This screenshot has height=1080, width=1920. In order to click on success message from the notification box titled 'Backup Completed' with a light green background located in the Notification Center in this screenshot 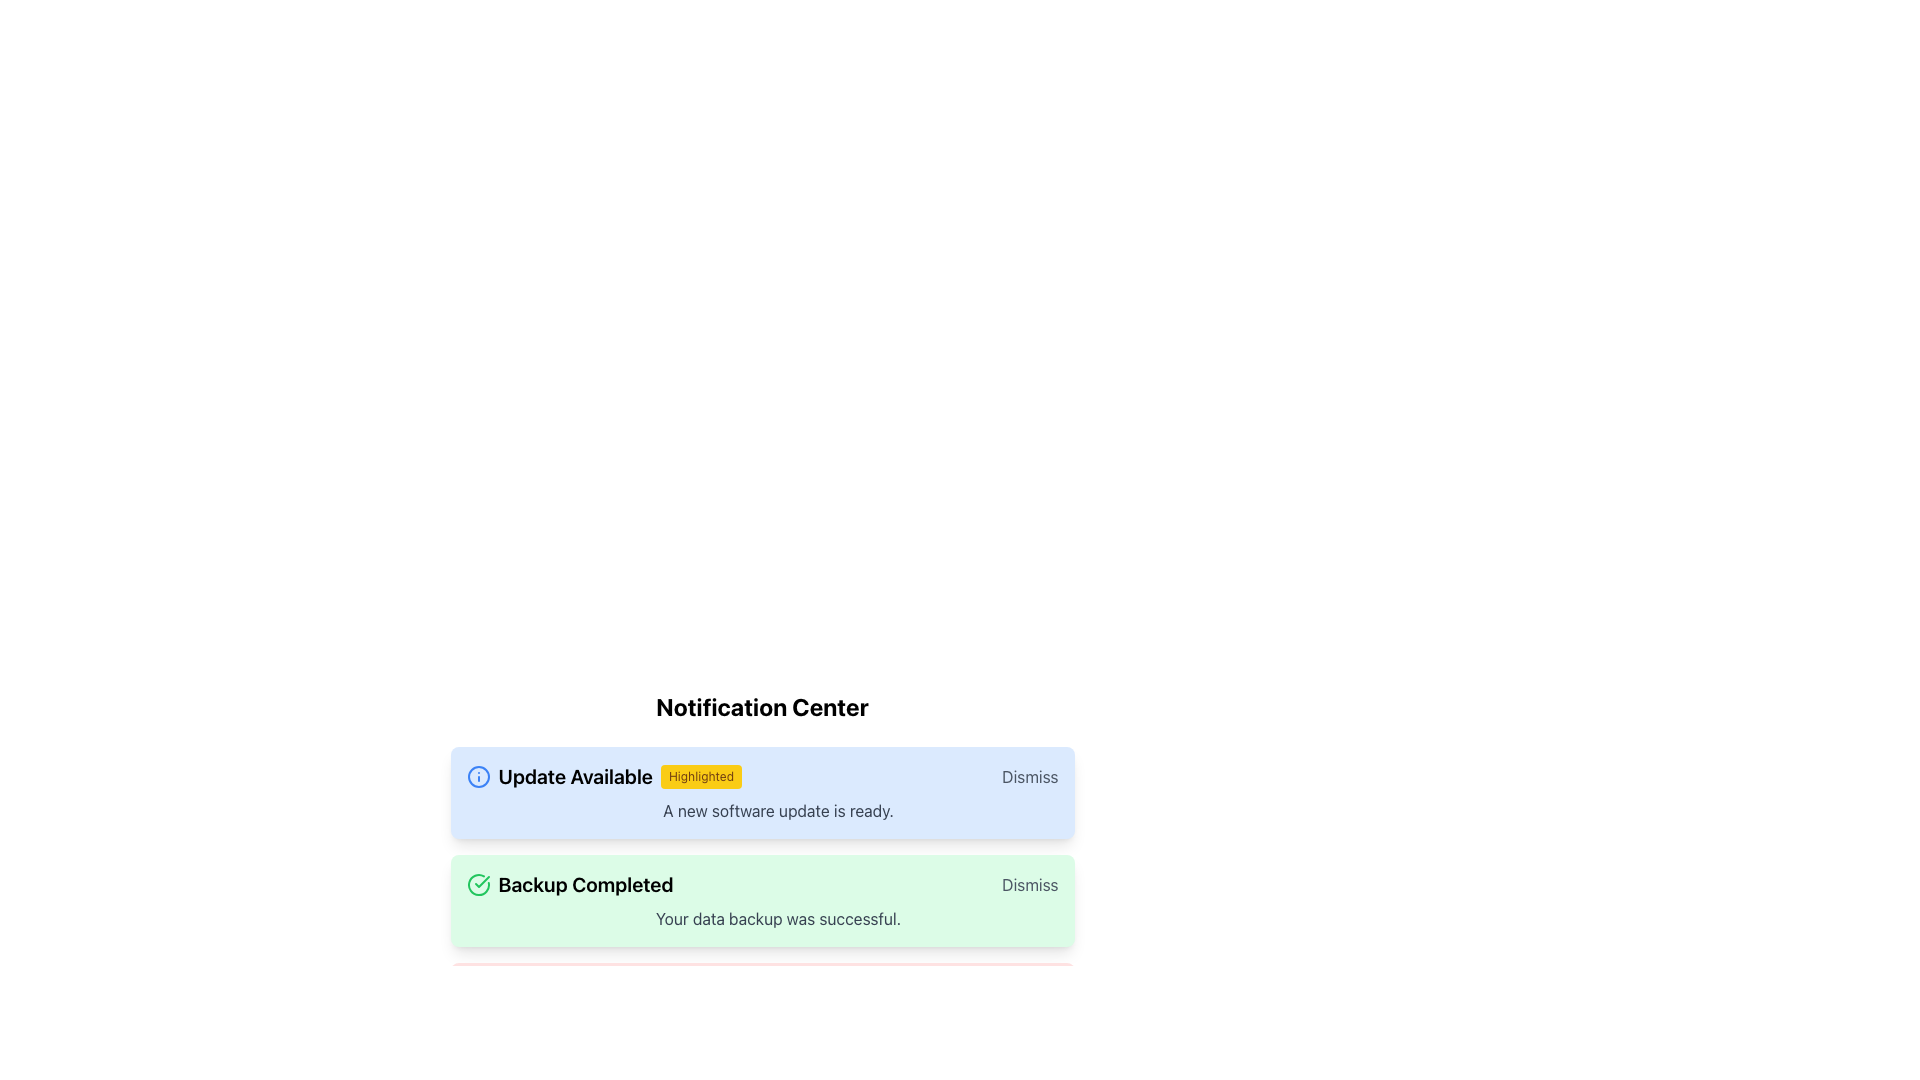, I will do `click(761, 901)`.